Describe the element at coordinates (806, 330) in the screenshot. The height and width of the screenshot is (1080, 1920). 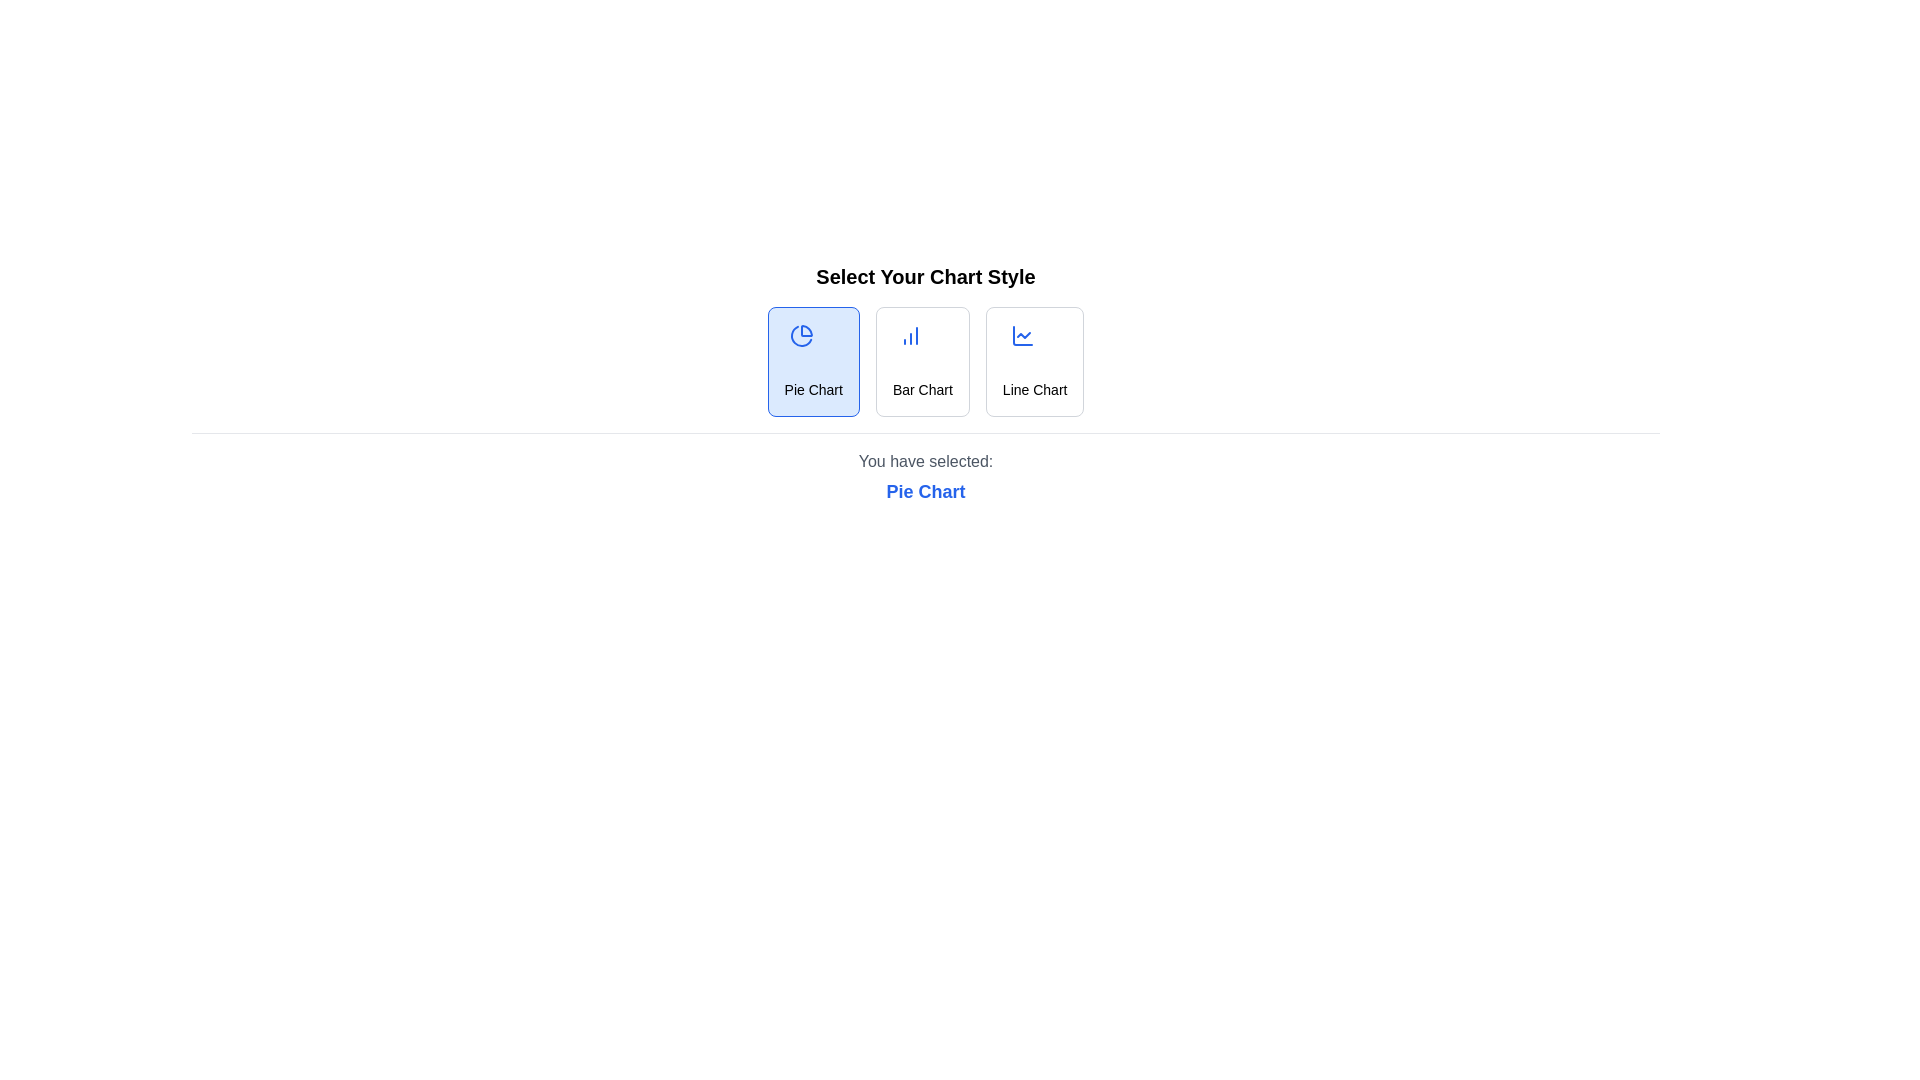
I see `the pie chart icon's top right quarter segment, which features a curved boundary and minimalist design` at that location.